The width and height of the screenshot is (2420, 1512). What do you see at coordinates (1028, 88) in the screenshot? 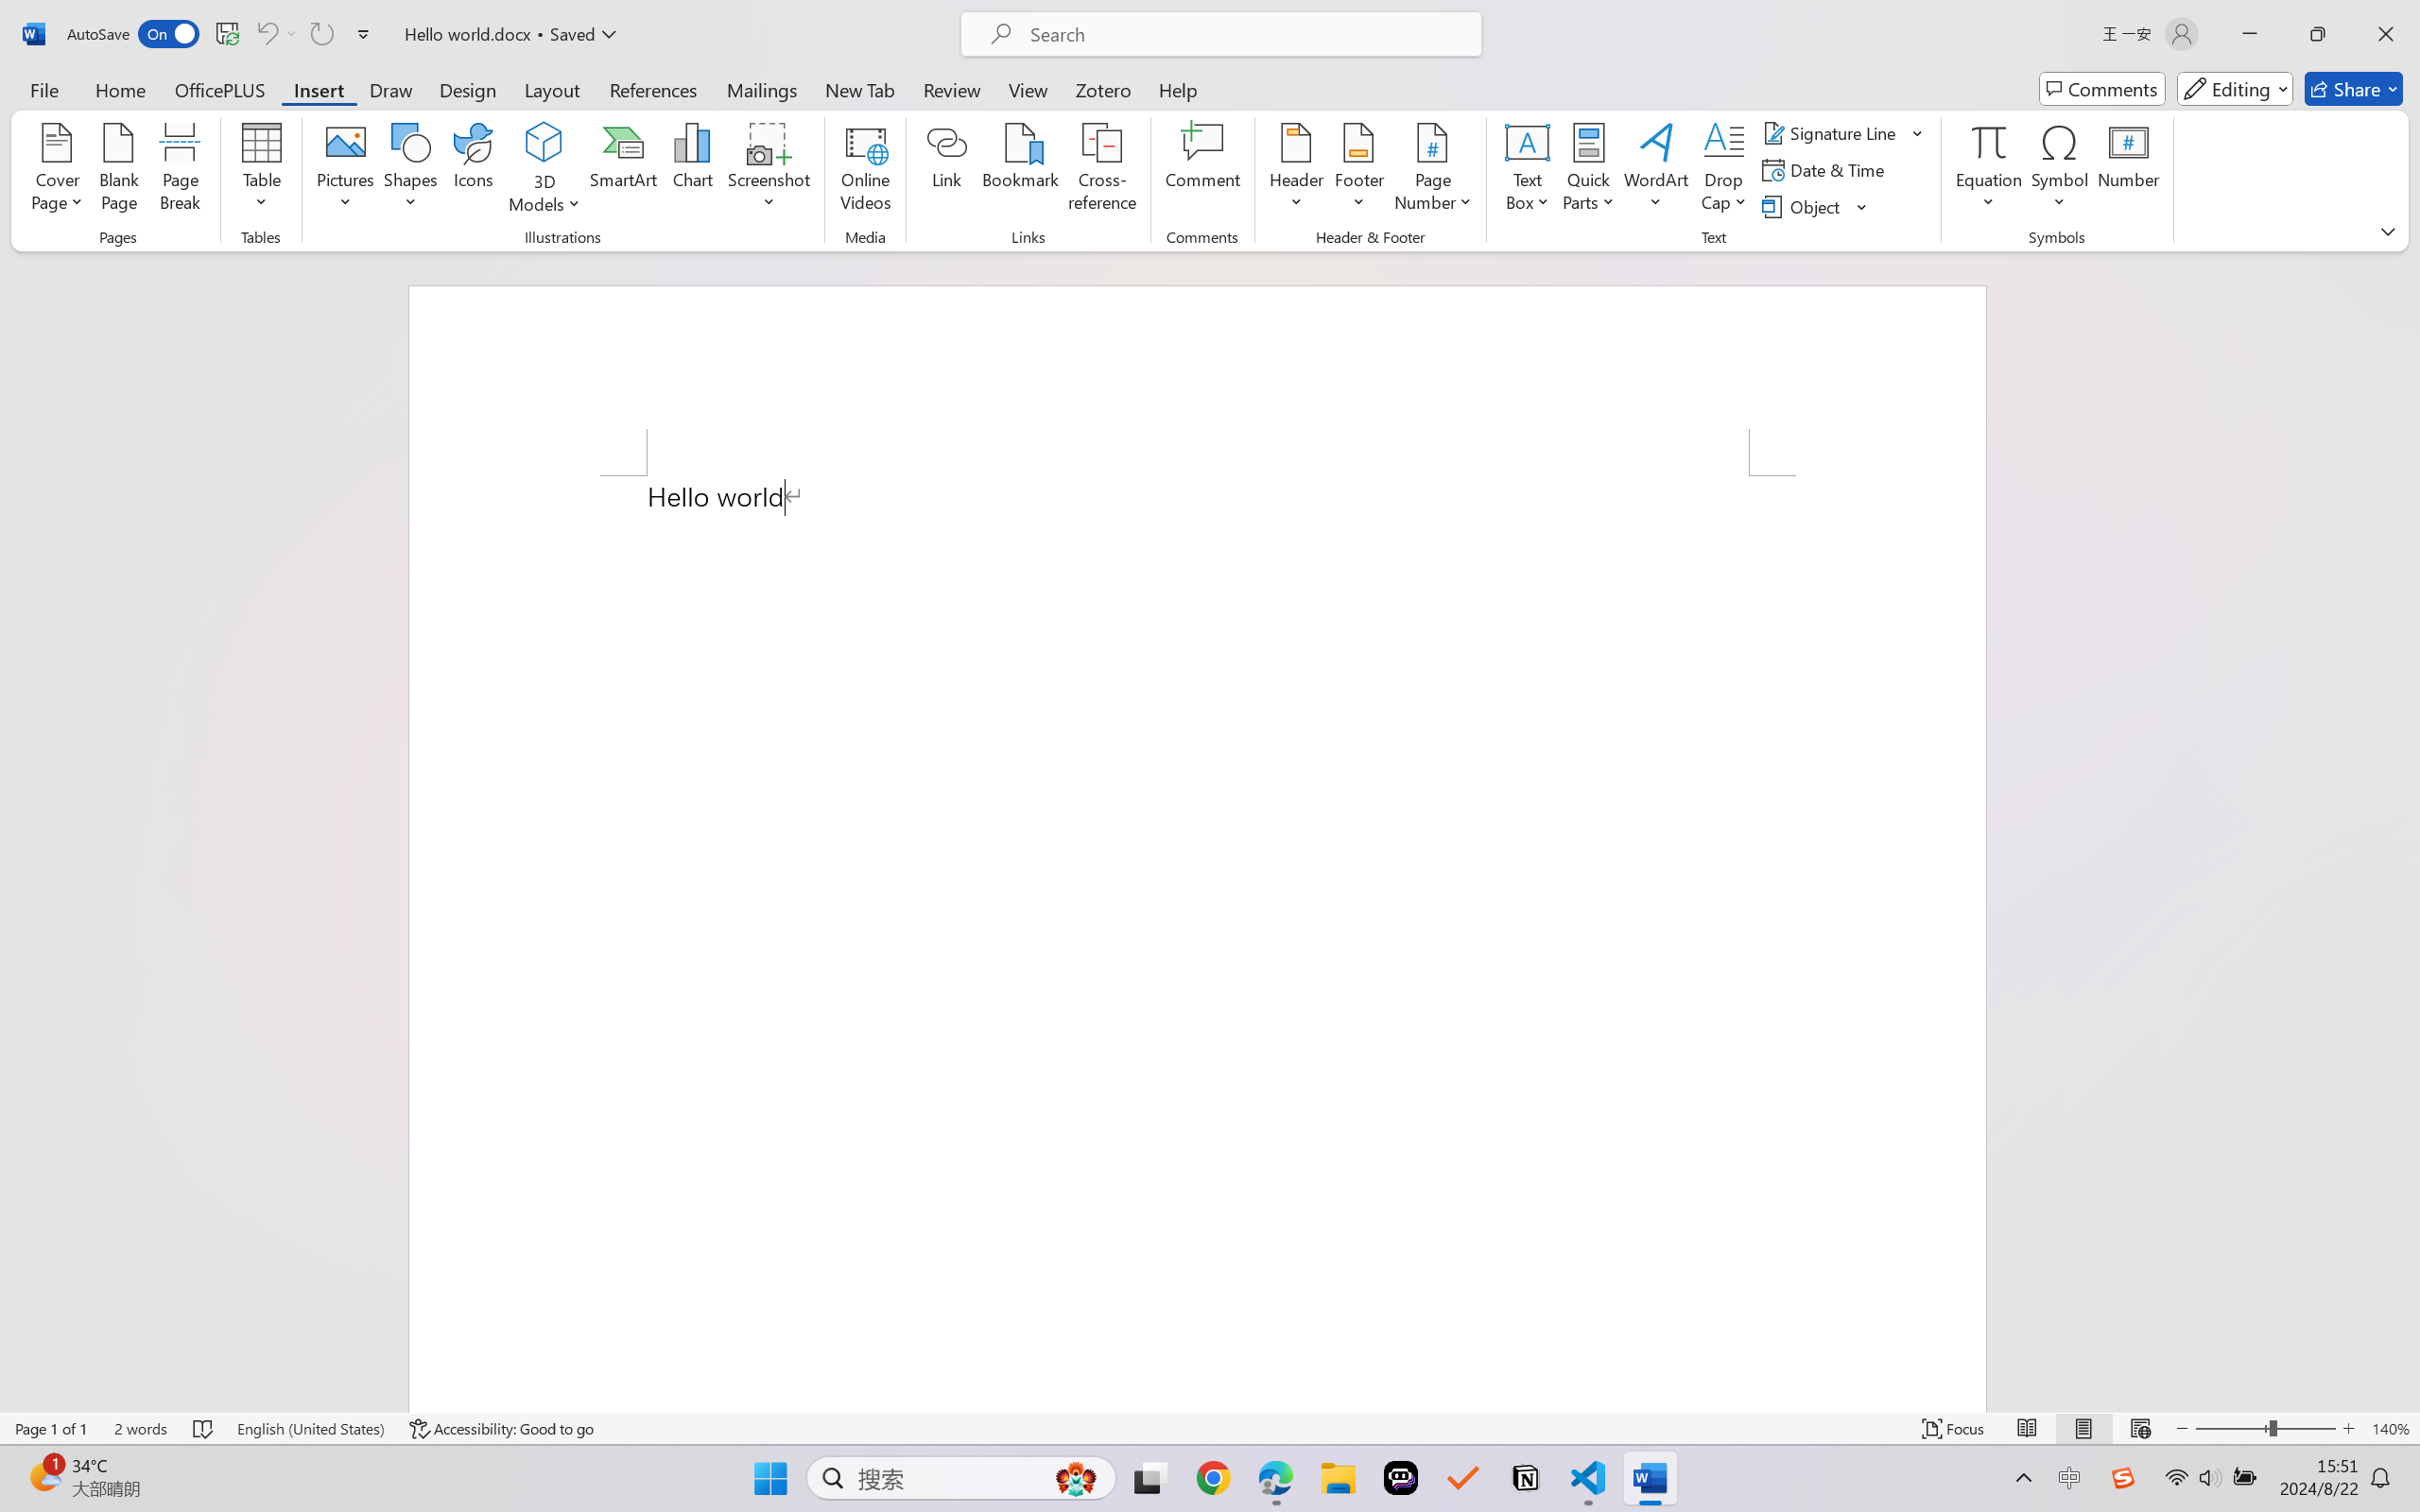
I see `'View'` at bounding box center [1028, 88].